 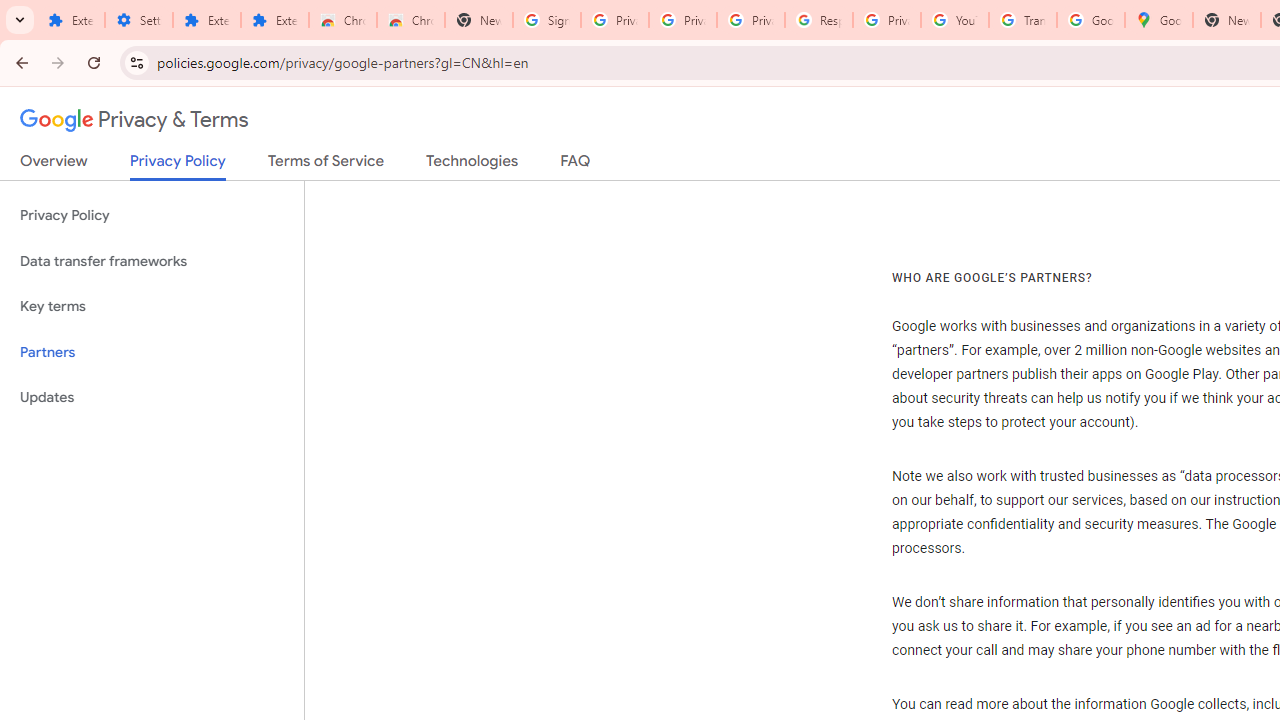 I want to click on 'Extensions', so click(x=273, y=20).